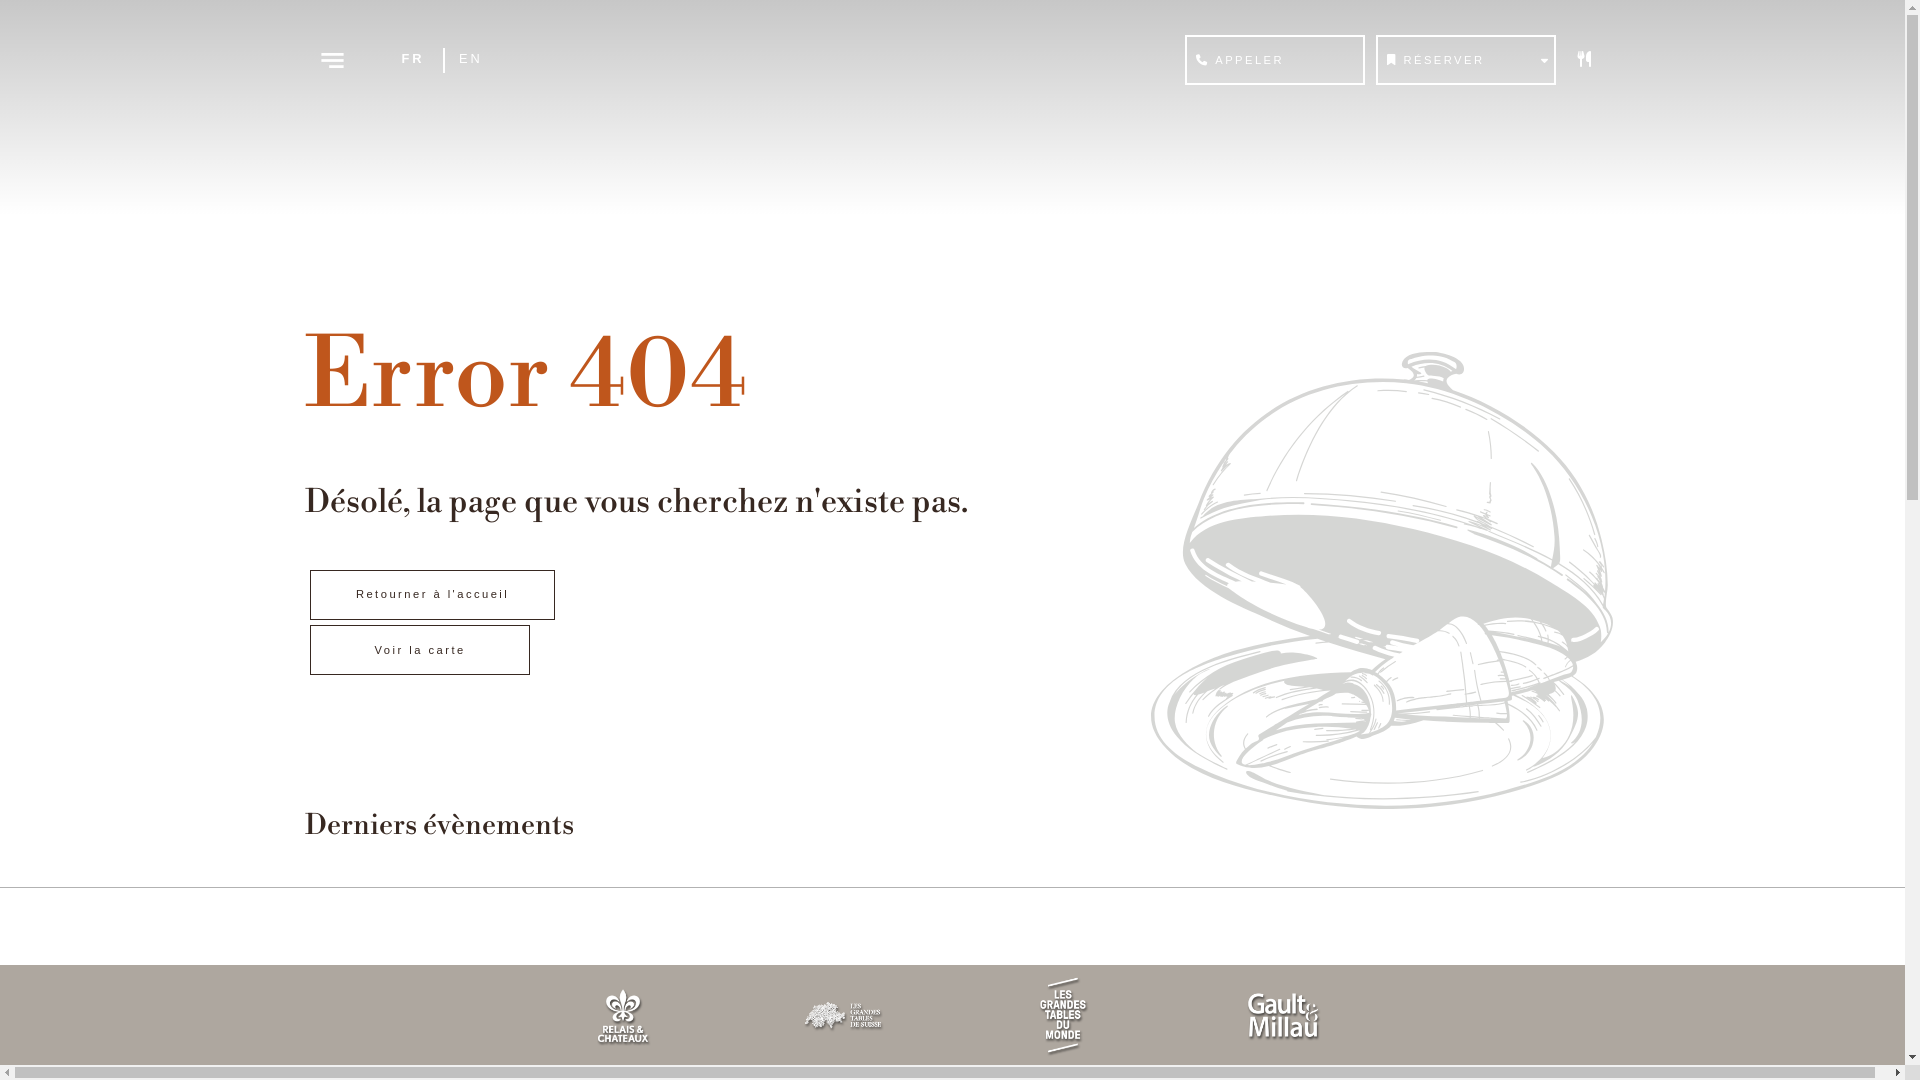 Image resolution: width=1920 pixels, height=1080 pixels. Describe the element at coordinates (469, 59) in the screenshot. I see `'EN'` at that location.